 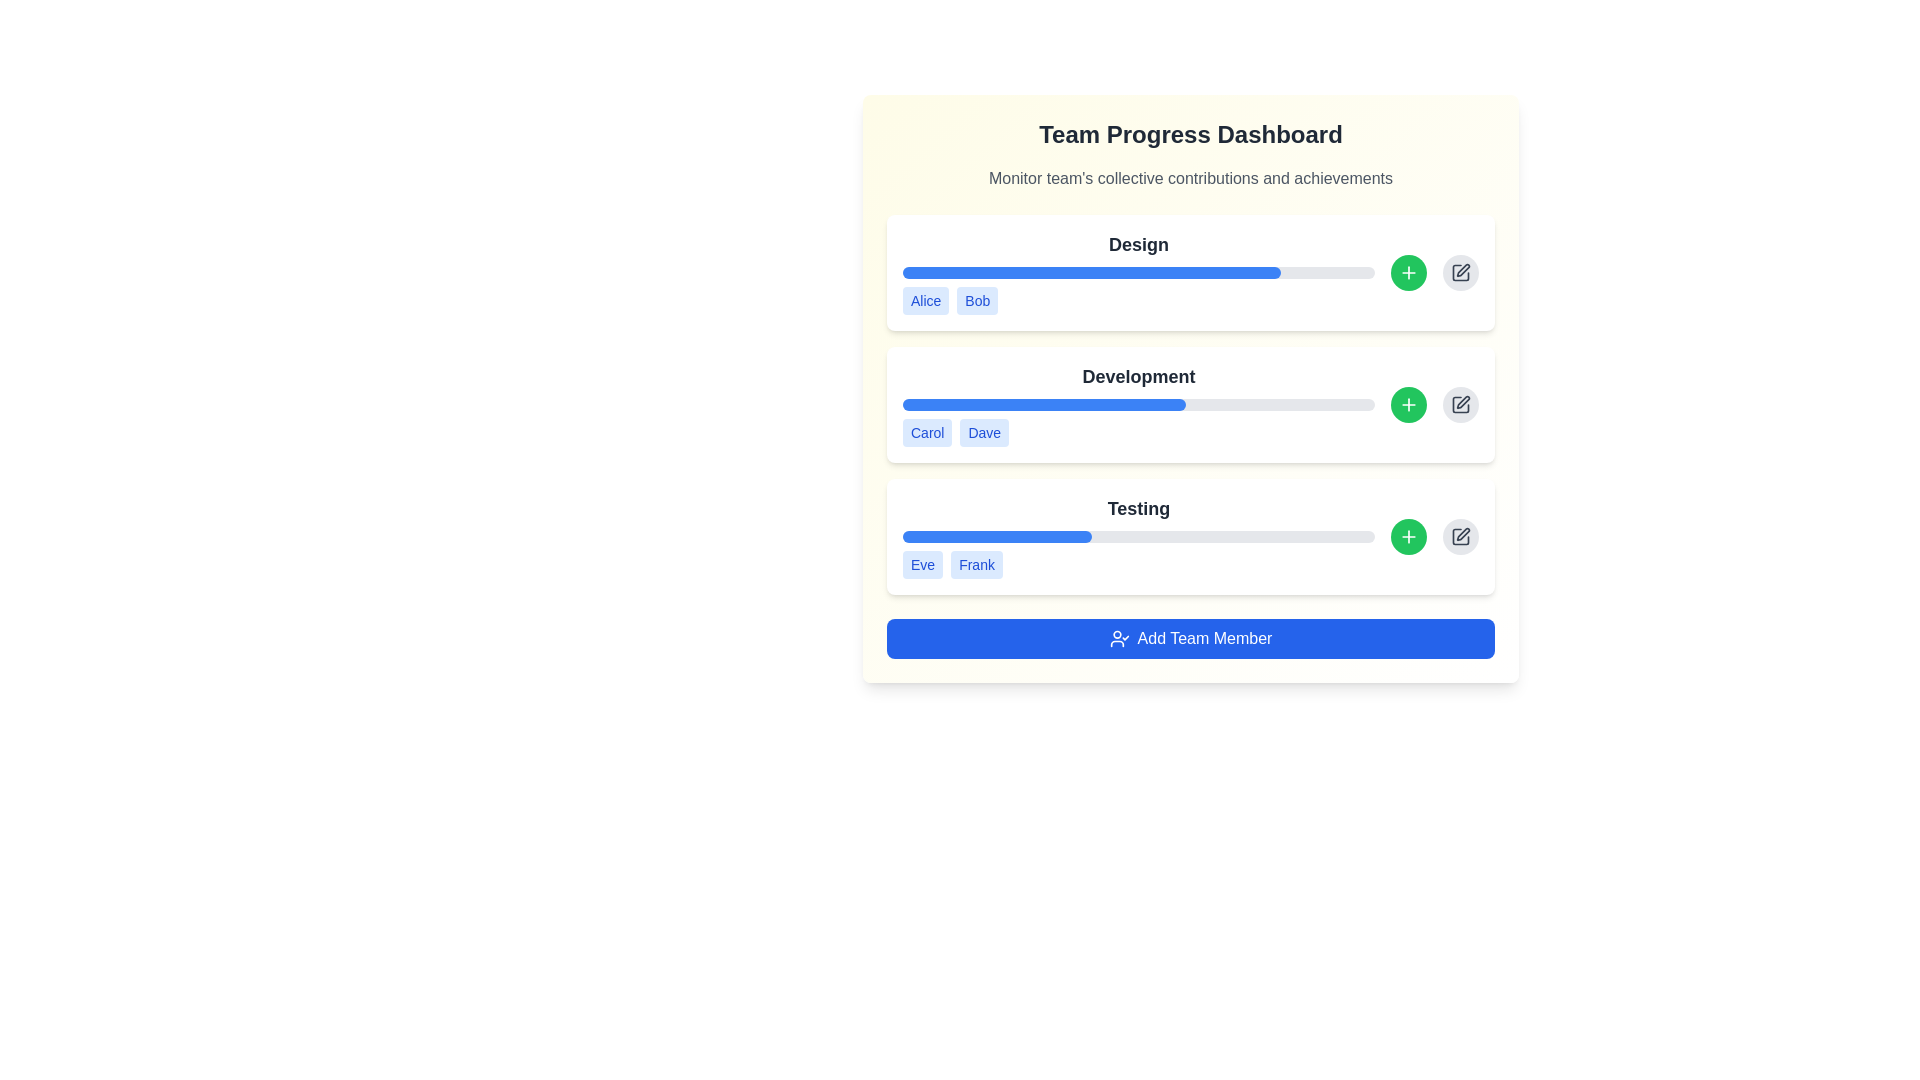 What do you see at coordinates (1460, 405) in the screenshot?
I see `the edit icon located in the rightmost part of the 'Development' section of the dashboard` at bounding box center [1460, 405].